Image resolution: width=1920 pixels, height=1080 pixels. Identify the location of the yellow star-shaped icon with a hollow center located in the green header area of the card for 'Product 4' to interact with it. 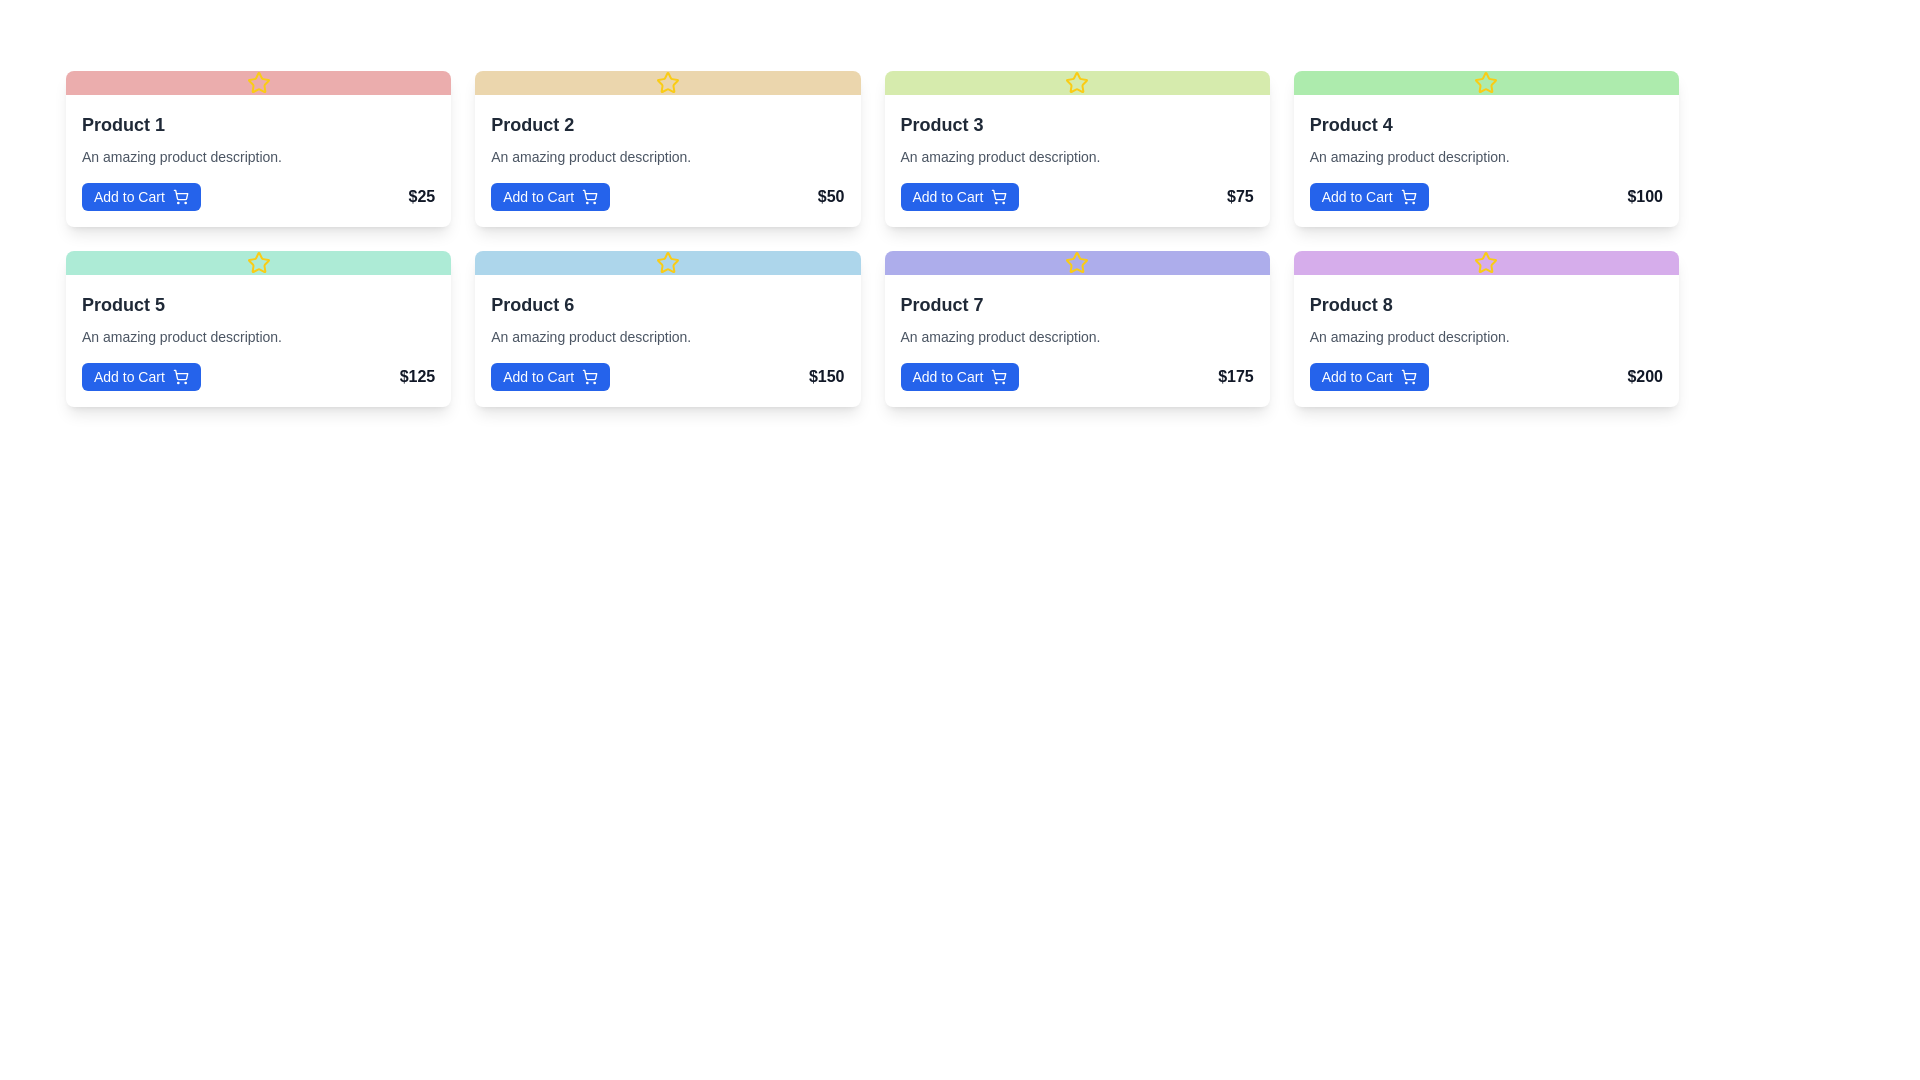
(1486, 82).